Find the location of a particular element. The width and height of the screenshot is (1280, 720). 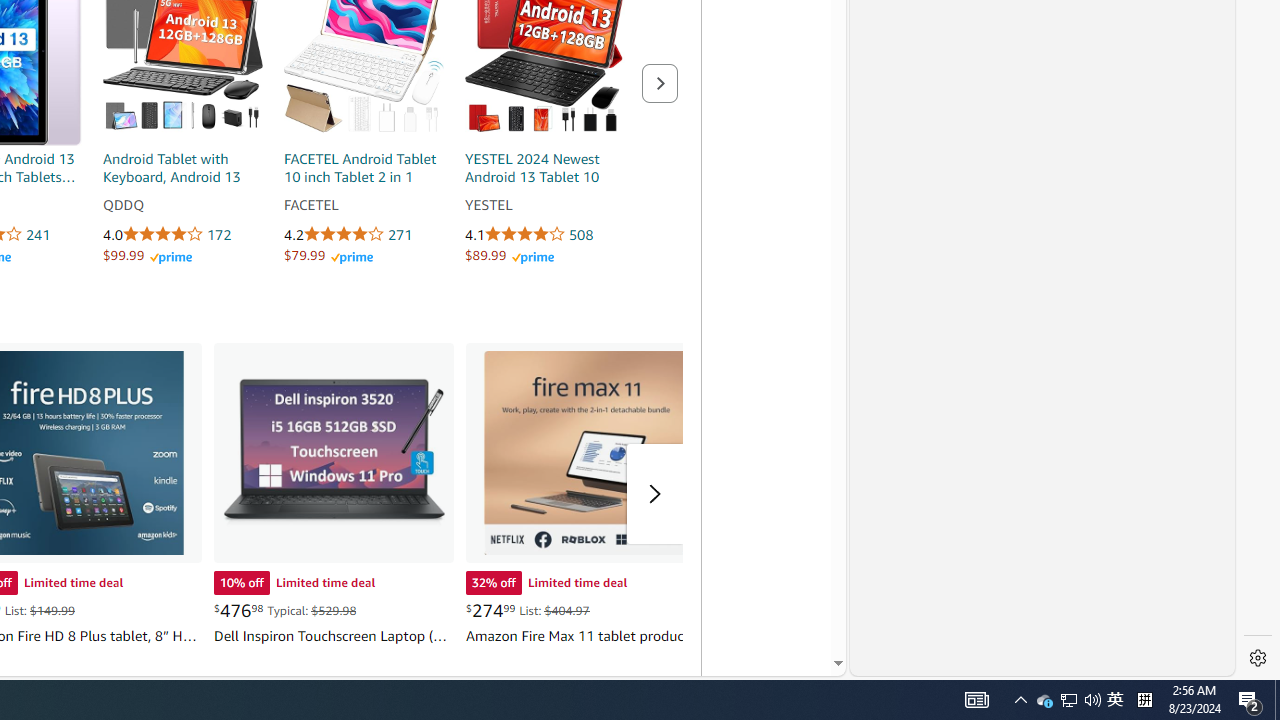

'$79.99 Amazon Prime' is located at coordinates (328, 254).